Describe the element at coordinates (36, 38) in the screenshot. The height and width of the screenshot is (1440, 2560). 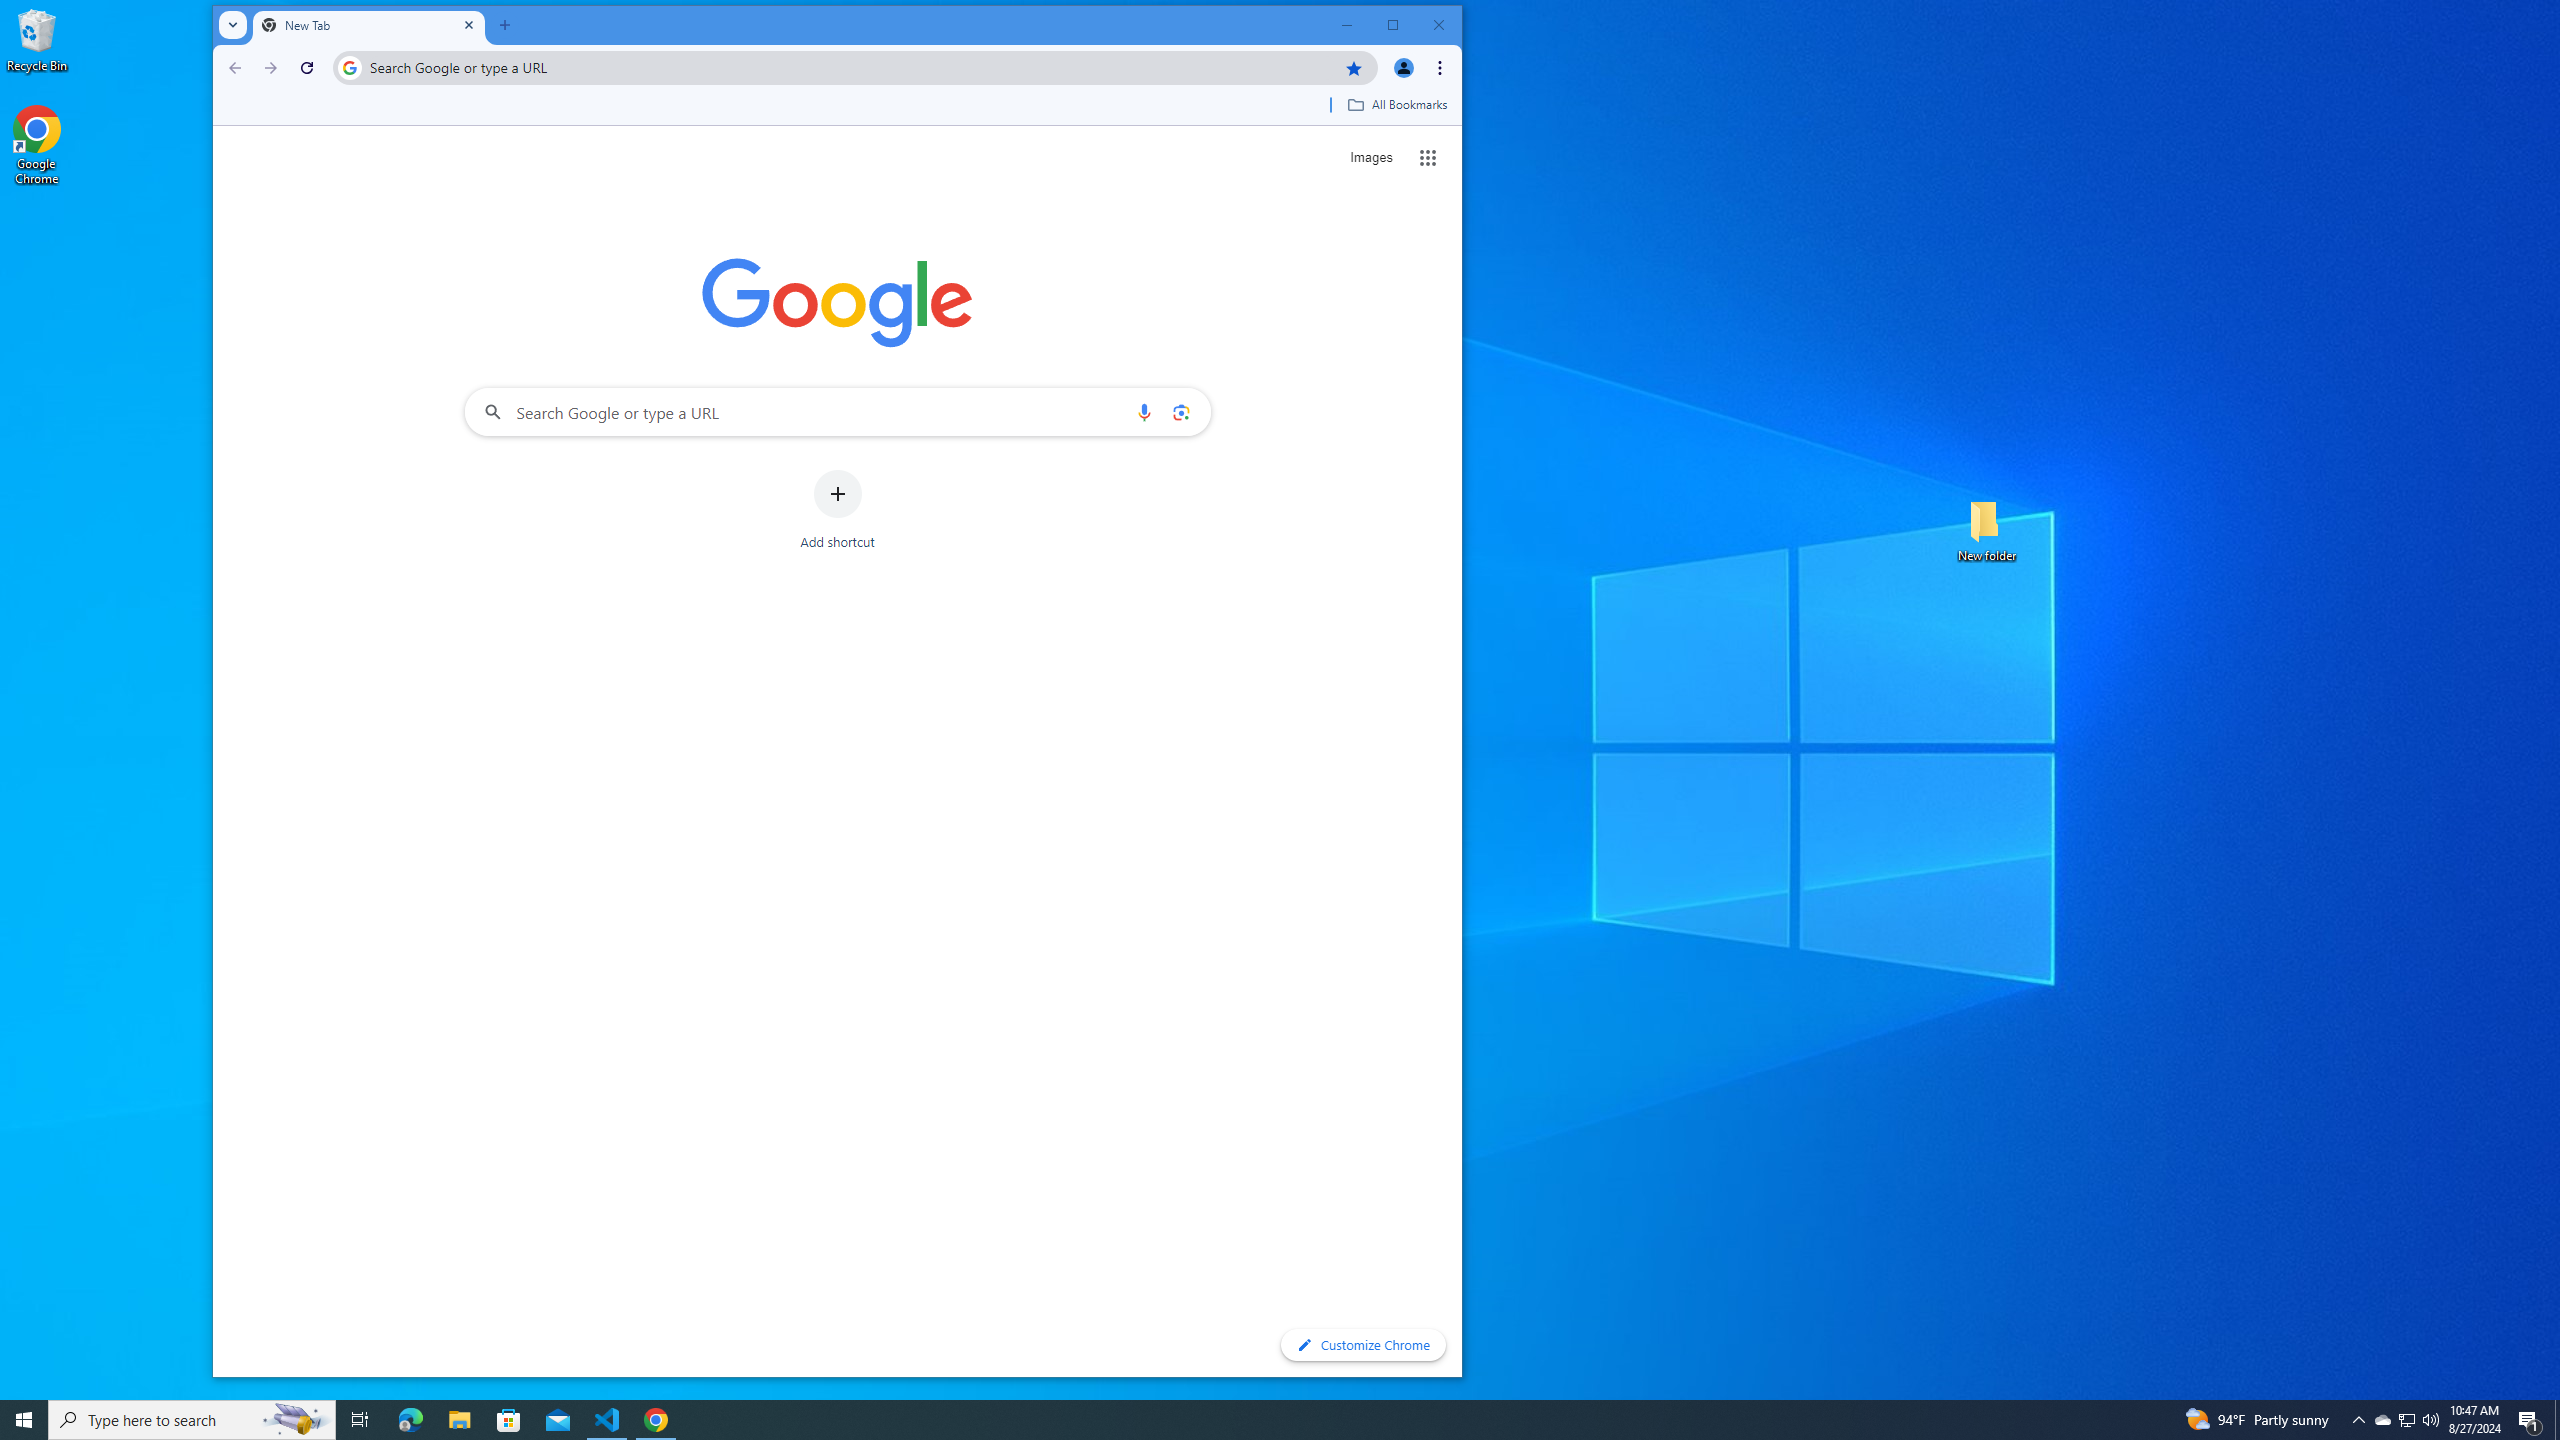
I see `'Recycle Bin'` at that location.